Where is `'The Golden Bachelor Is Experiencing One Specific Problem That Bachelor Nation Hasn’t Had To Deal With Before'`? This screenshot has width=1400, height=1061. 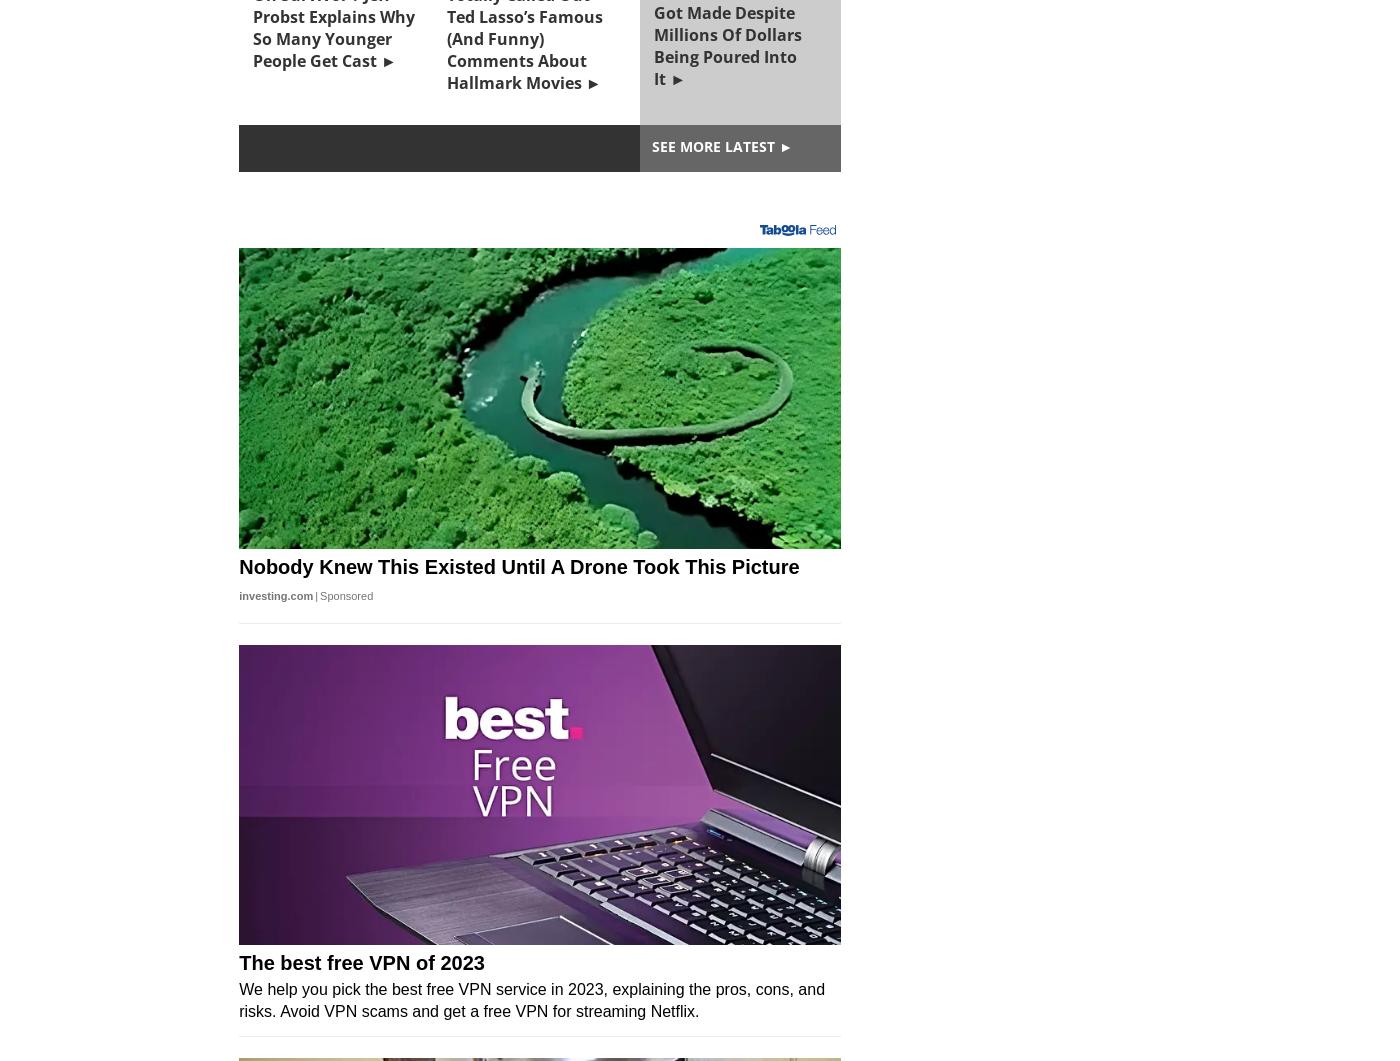 'The Golden Bachelor Is Experiencing One Specific Problem That Bachelor Nation Hasn’t Had To Deal With Before' is located at coordinates (520, 585).